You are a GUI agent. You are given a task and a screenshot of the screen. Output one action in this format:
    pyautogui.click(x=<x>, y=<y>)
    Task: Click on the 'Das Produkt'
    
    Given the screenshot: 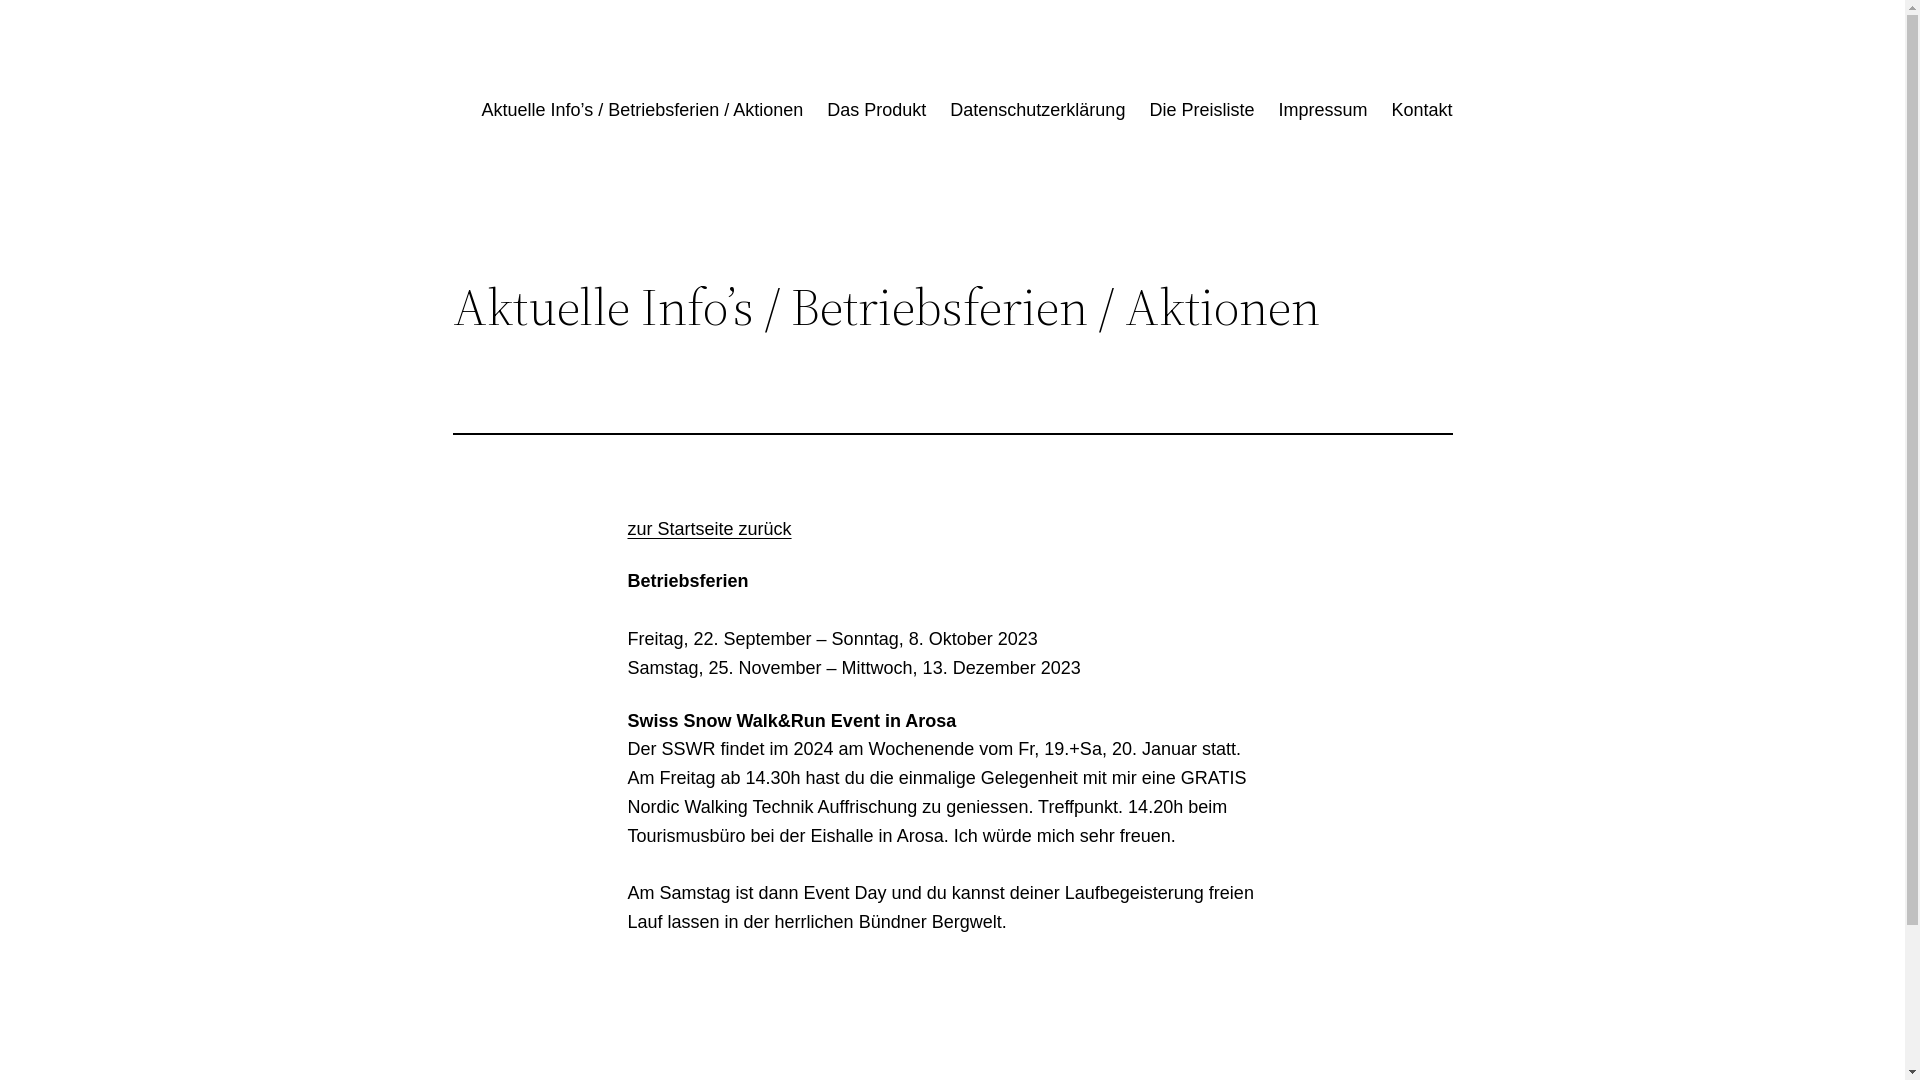 What is the action you would take?
    pyautogui.click(x=826, y=110)
    